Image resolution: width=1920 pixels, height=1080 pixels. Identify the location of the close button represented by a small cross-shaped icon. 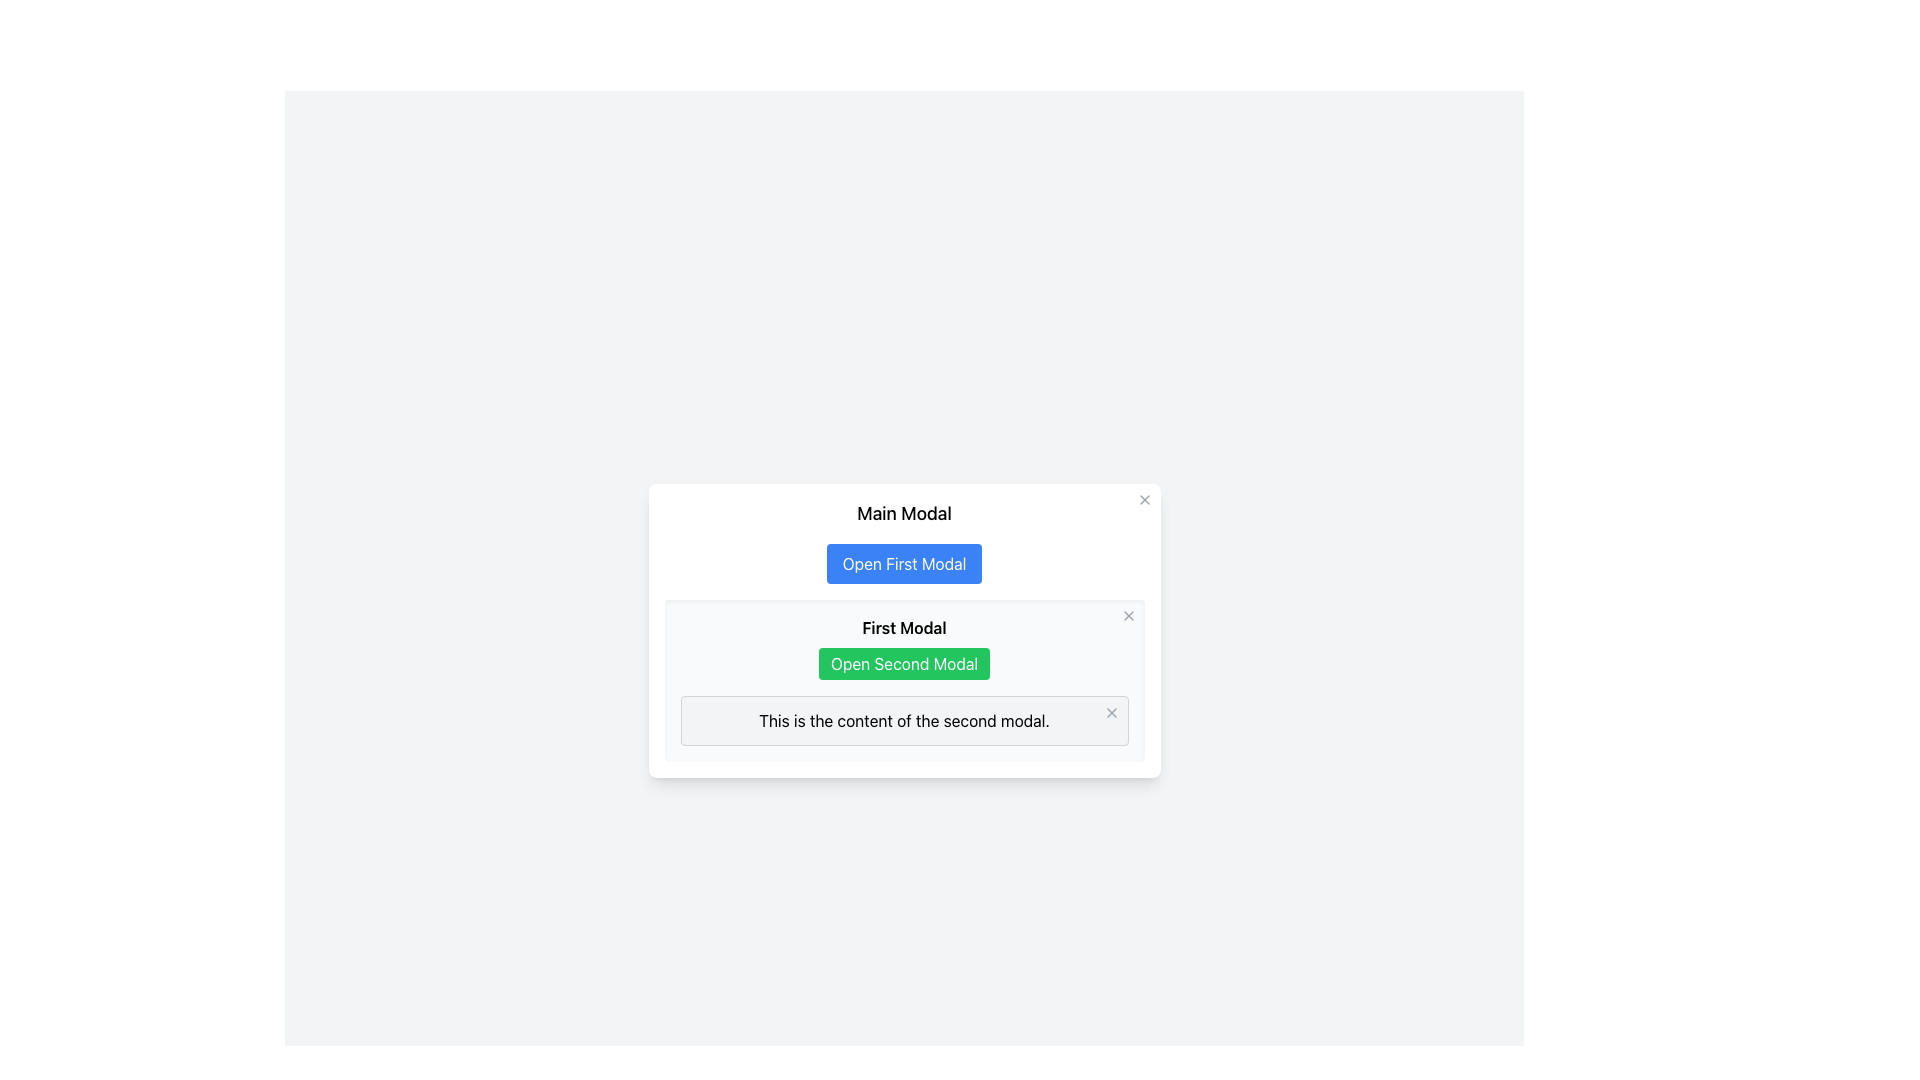
(1128, 615).